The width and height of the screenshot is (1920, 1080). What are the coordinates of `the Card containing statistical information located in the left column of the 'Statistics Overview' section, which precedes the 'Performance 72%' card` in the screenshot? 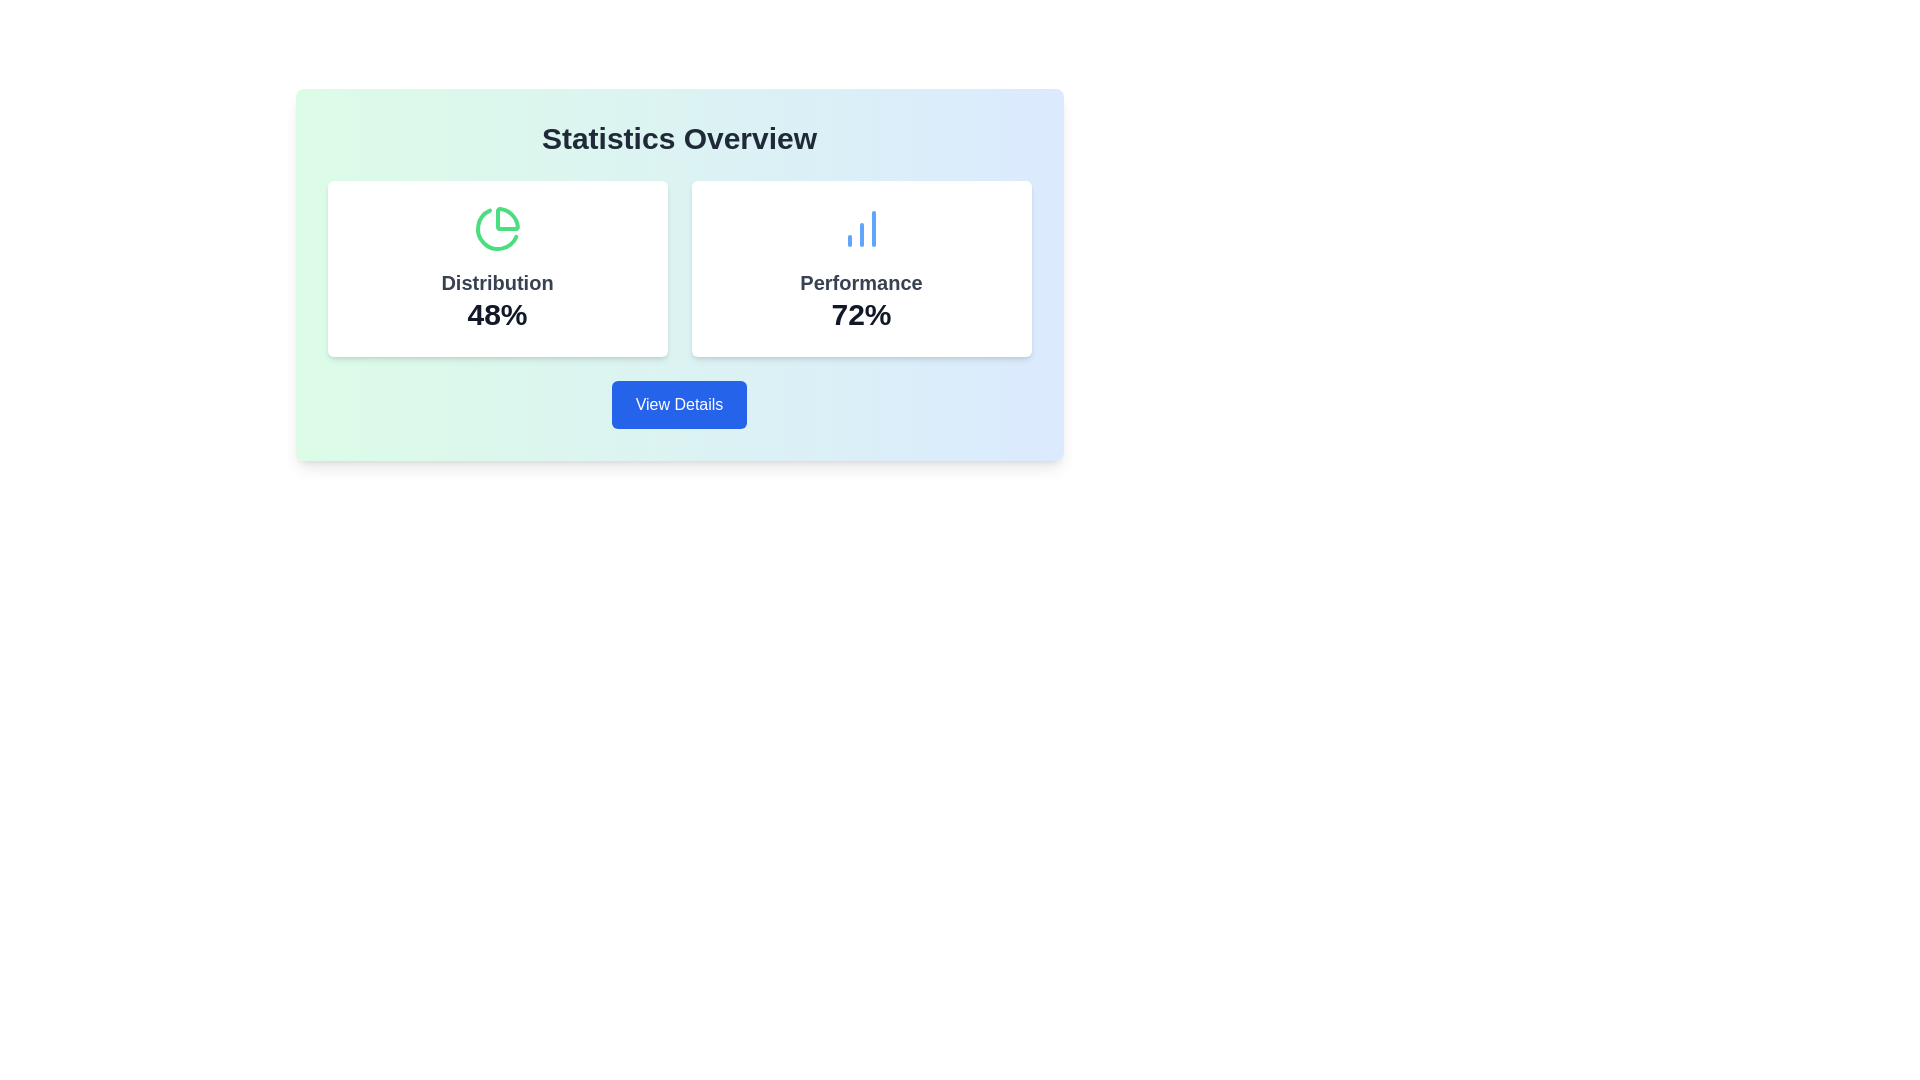 It's located at (497, 268).